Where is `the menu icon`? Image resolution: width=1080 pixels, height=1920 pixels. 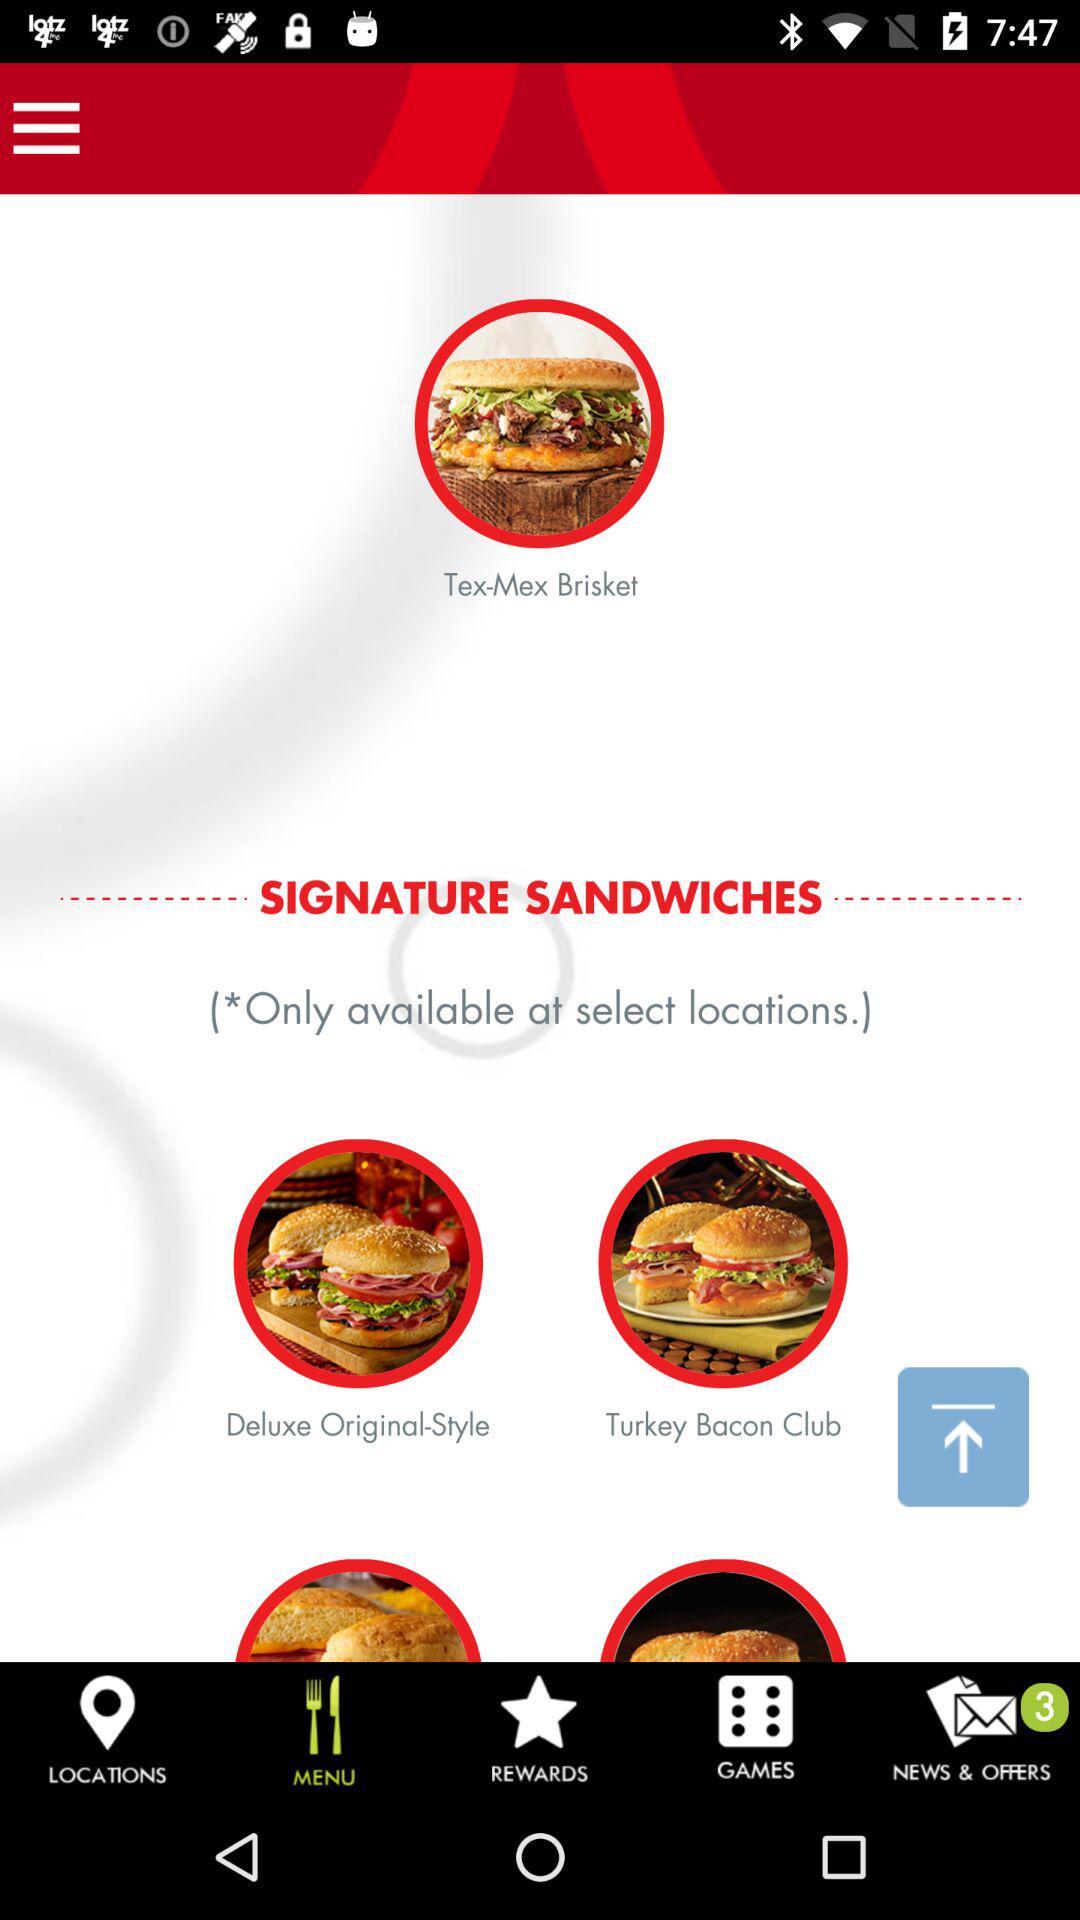 the menu icon is located at coordinates (45, 127).